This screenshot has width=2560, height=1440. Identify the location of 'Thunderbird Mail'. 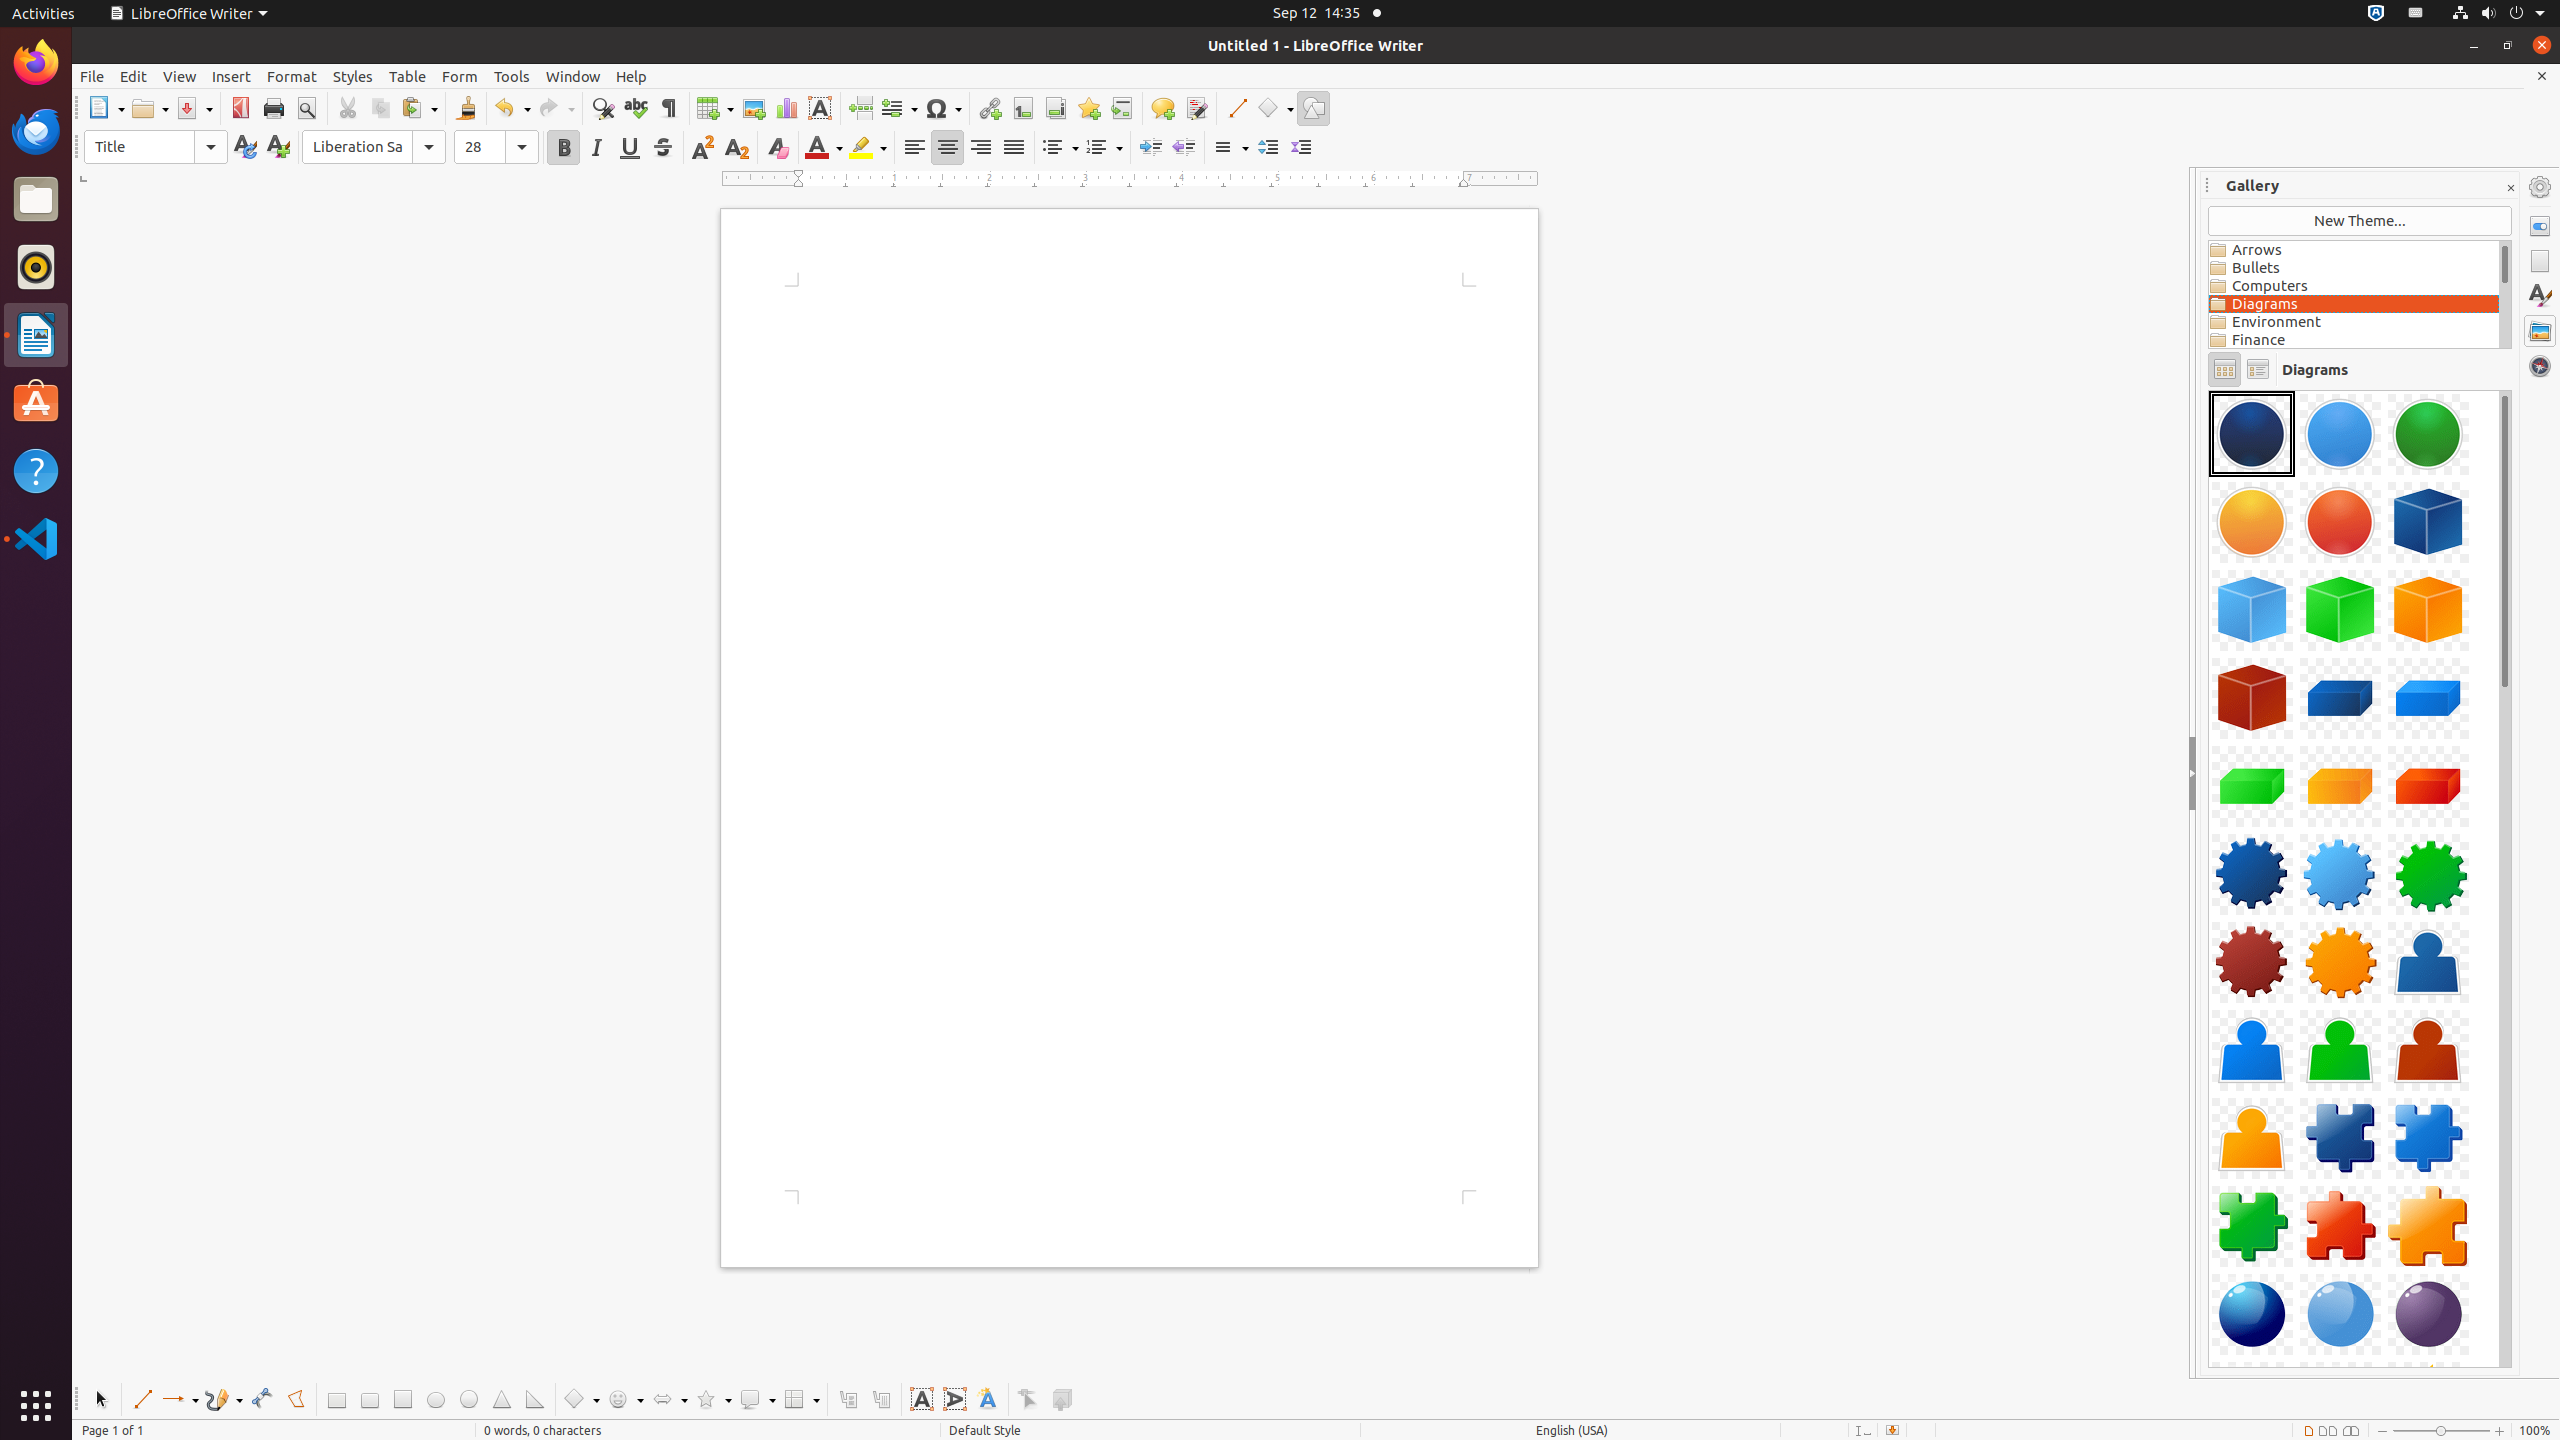
(36, 130).